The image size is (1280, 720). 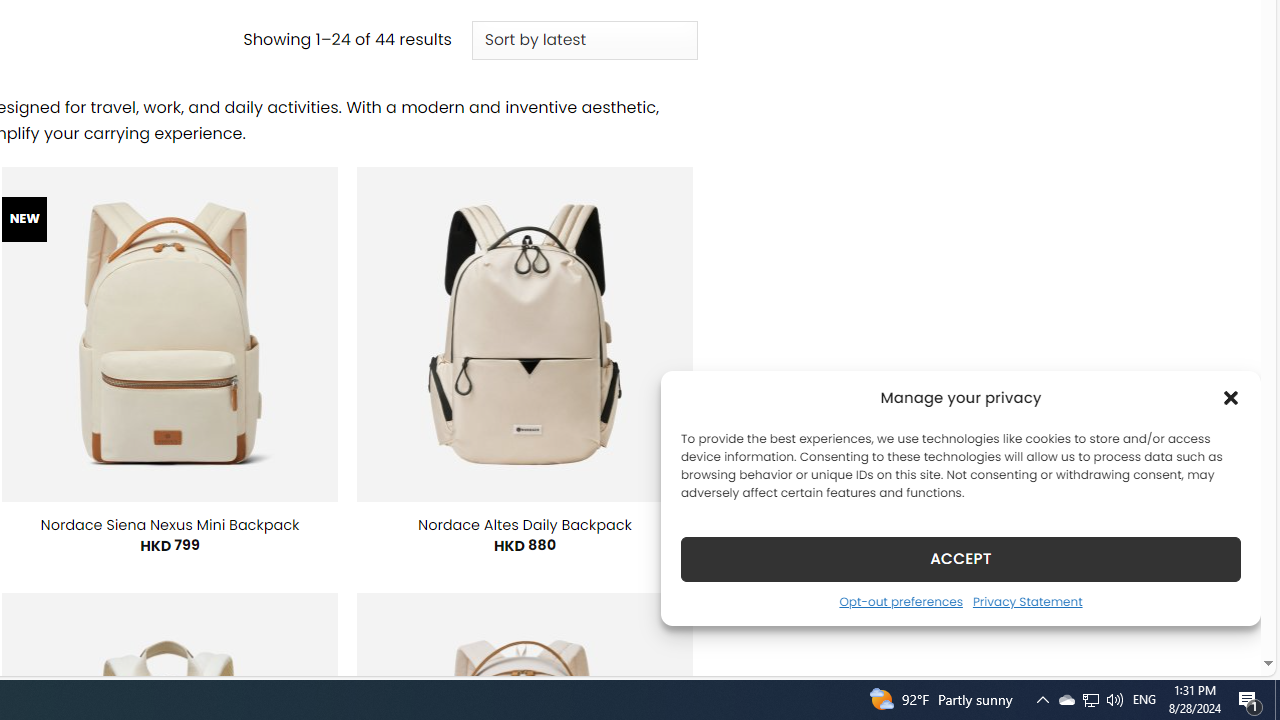 I want to click on 'ACCEPT', so click(x=961, y=558).